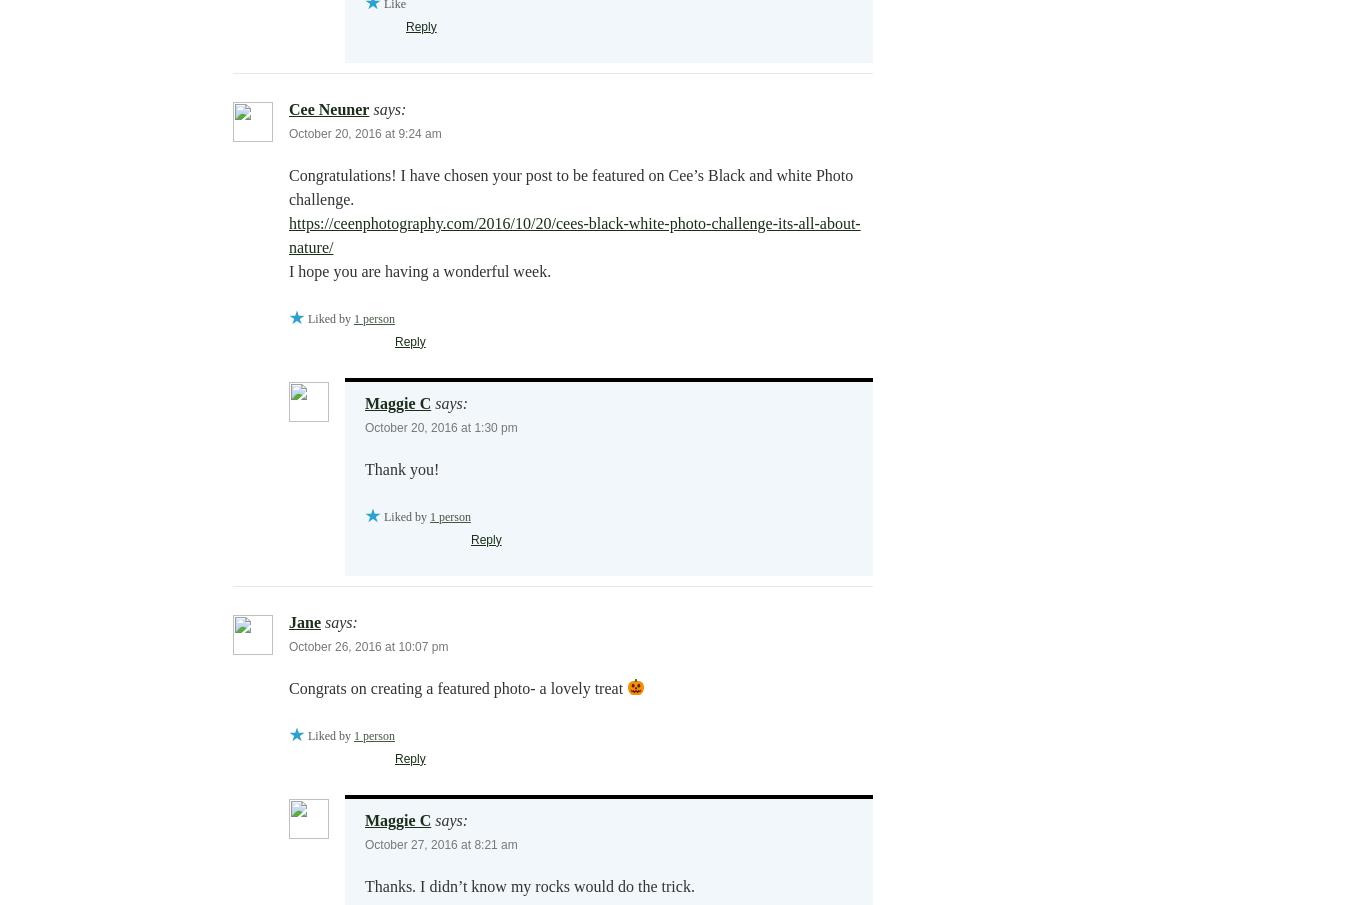  I want to click on 'Jane', so click(305, 620).